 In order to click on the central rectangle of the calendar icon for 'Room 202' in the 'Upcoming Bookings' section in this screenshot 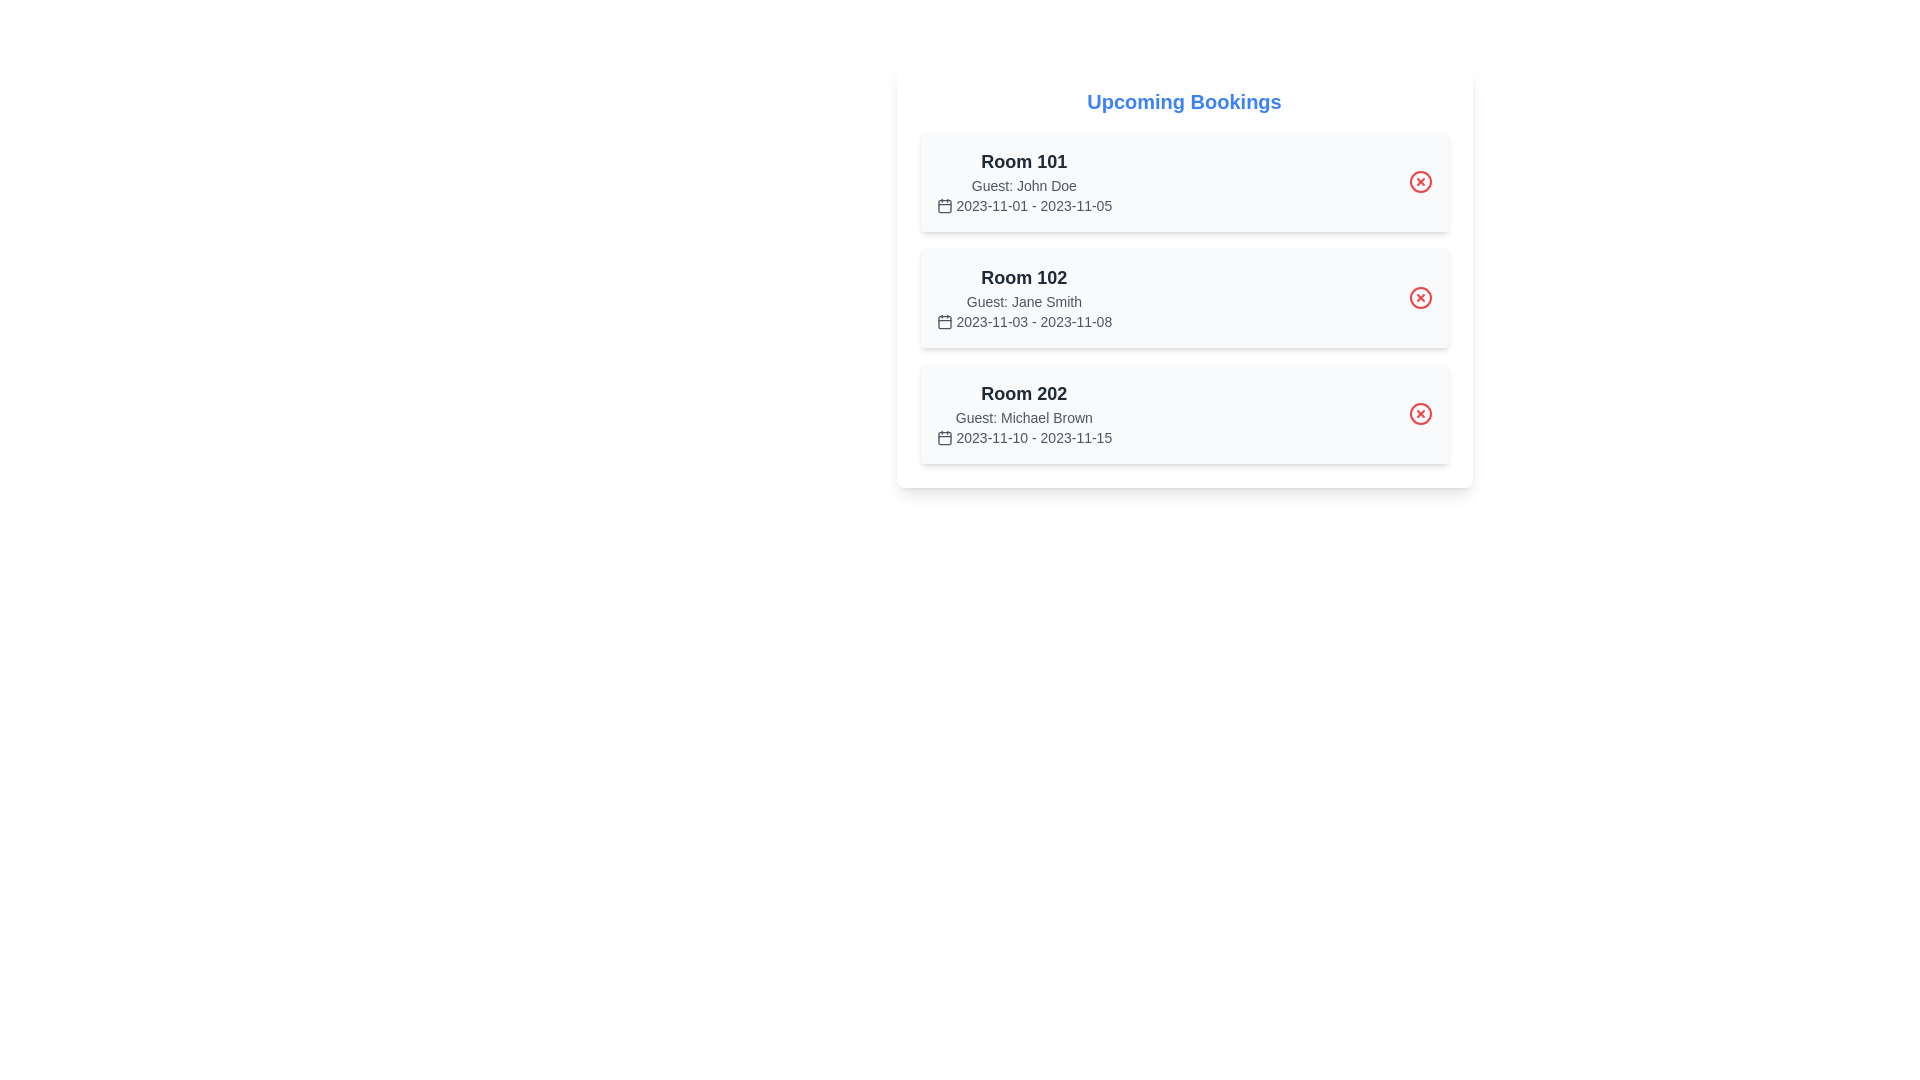, I will do `click(943, 437)`.